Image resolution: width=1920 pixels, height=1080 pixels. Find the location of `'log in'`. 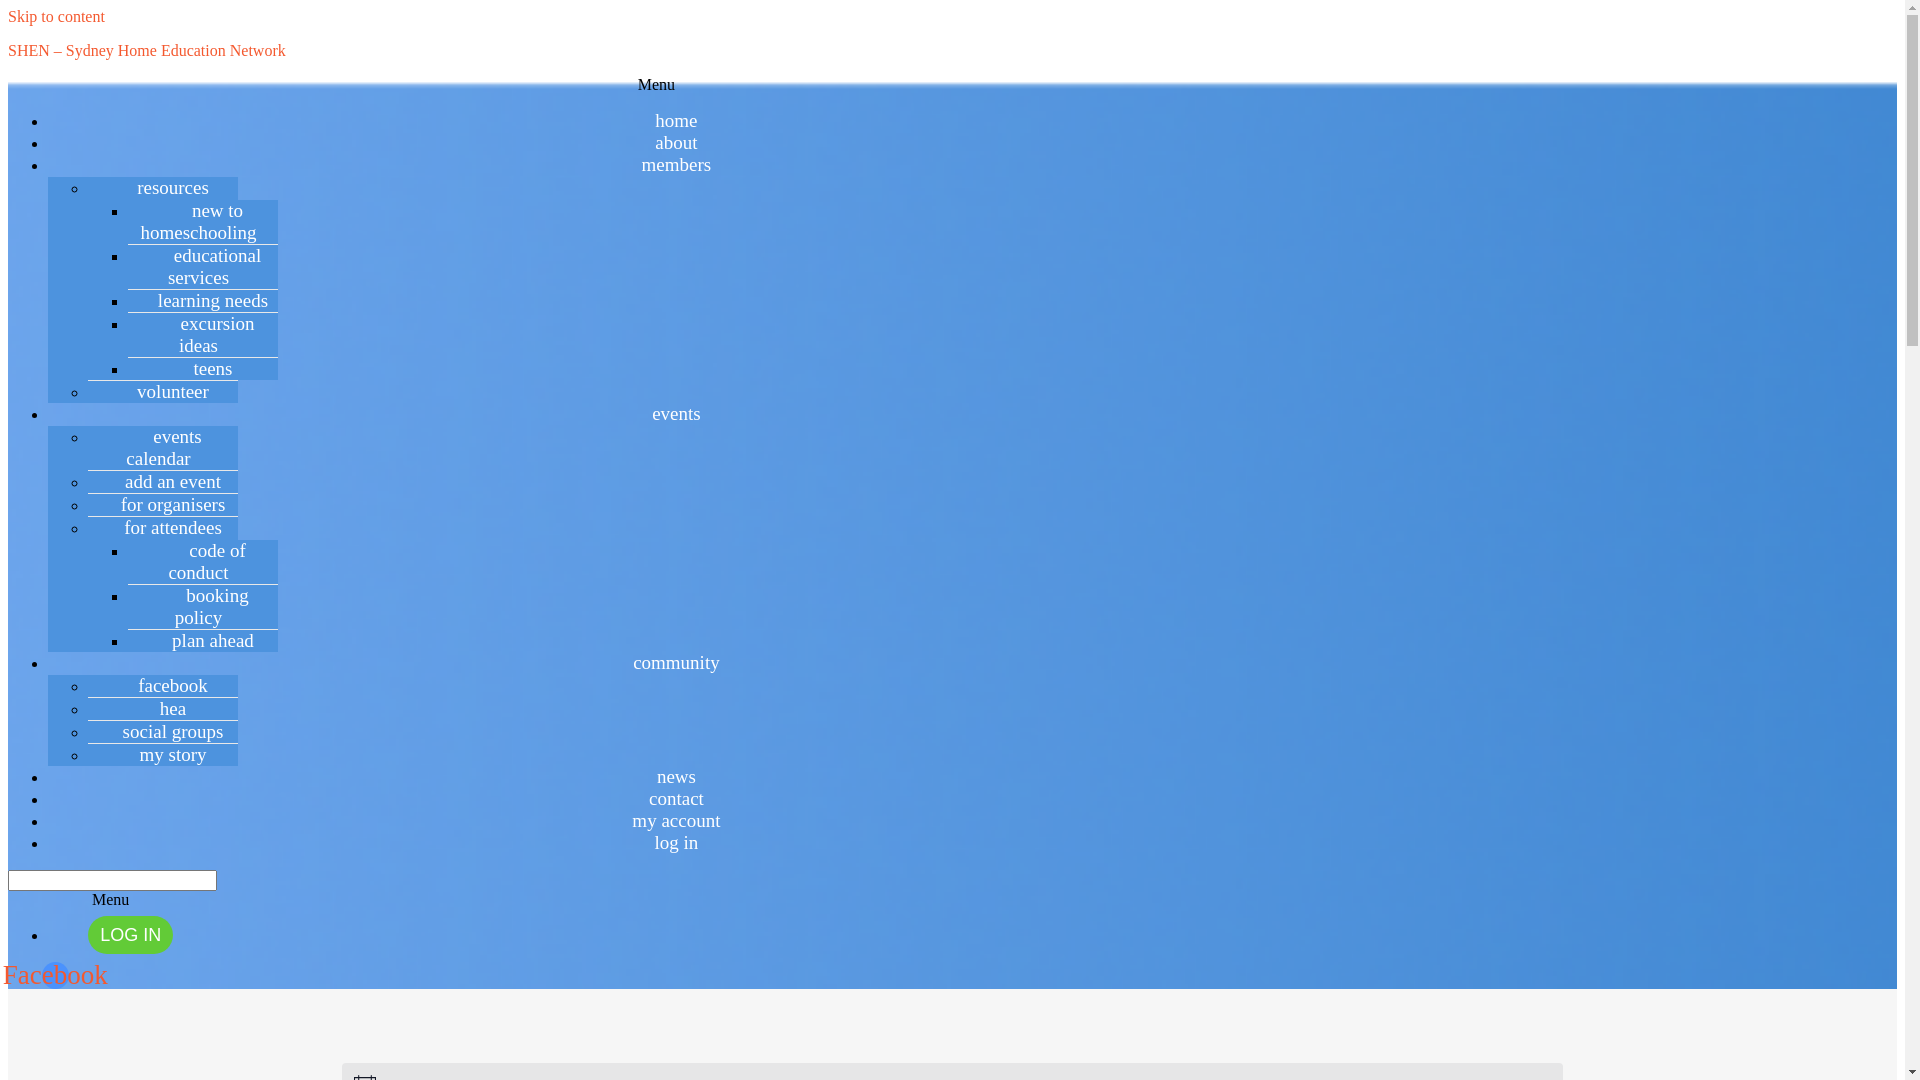

'log in' is located at coordinates (676, 842).